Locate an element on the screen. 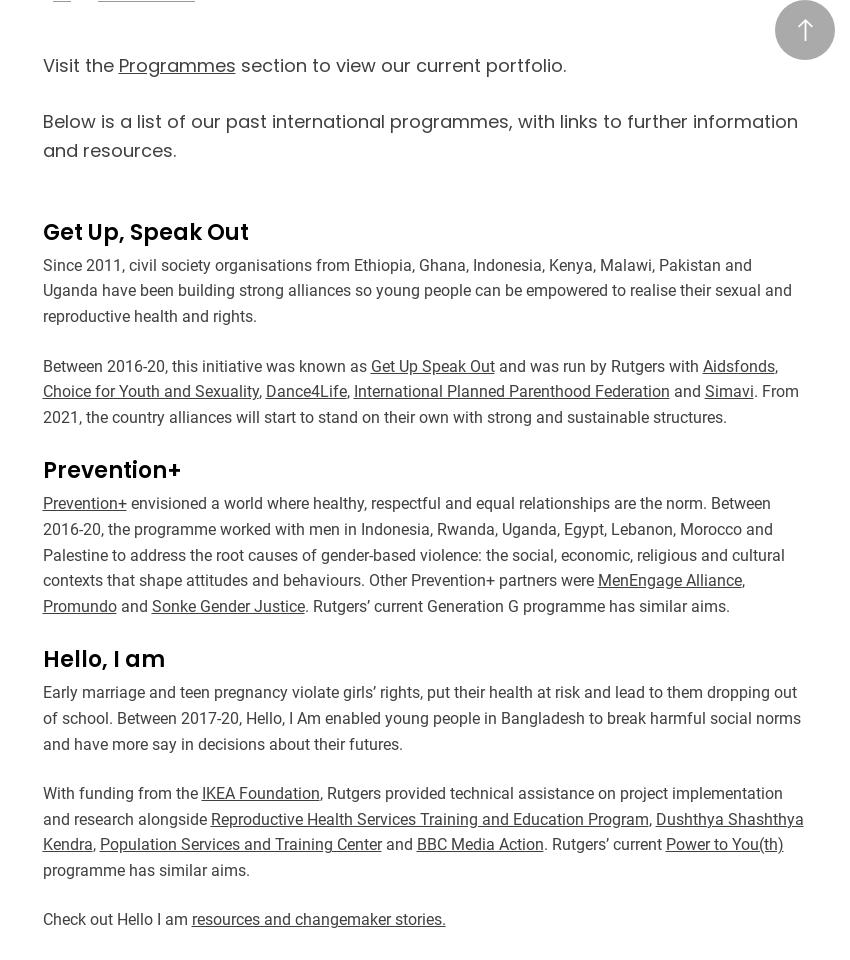  '. Rutgers’ current' is located at coordinates (603, 843).